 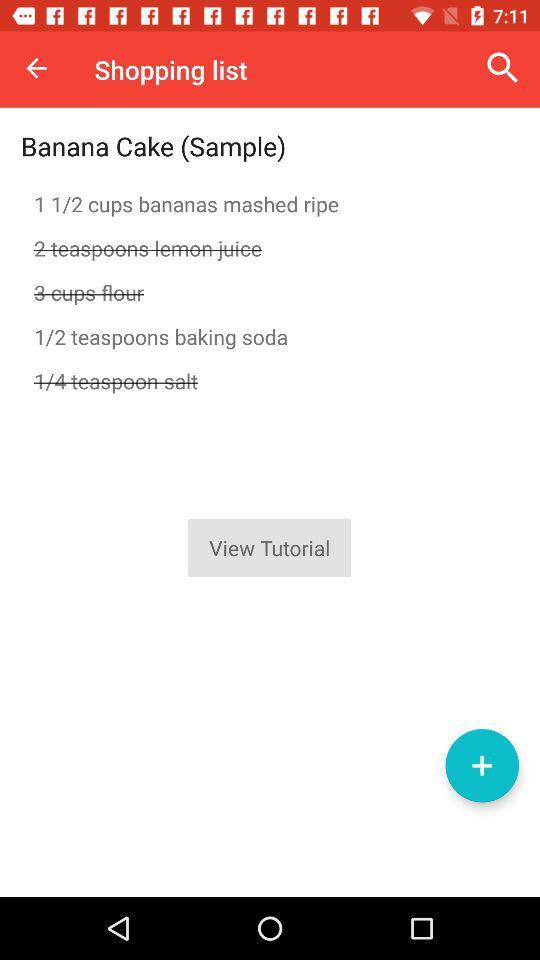 What do you see at coordinates (502, 68) in the screenshot?
I see `the item above 1 1 2 item` at bounding box center [502, 68].